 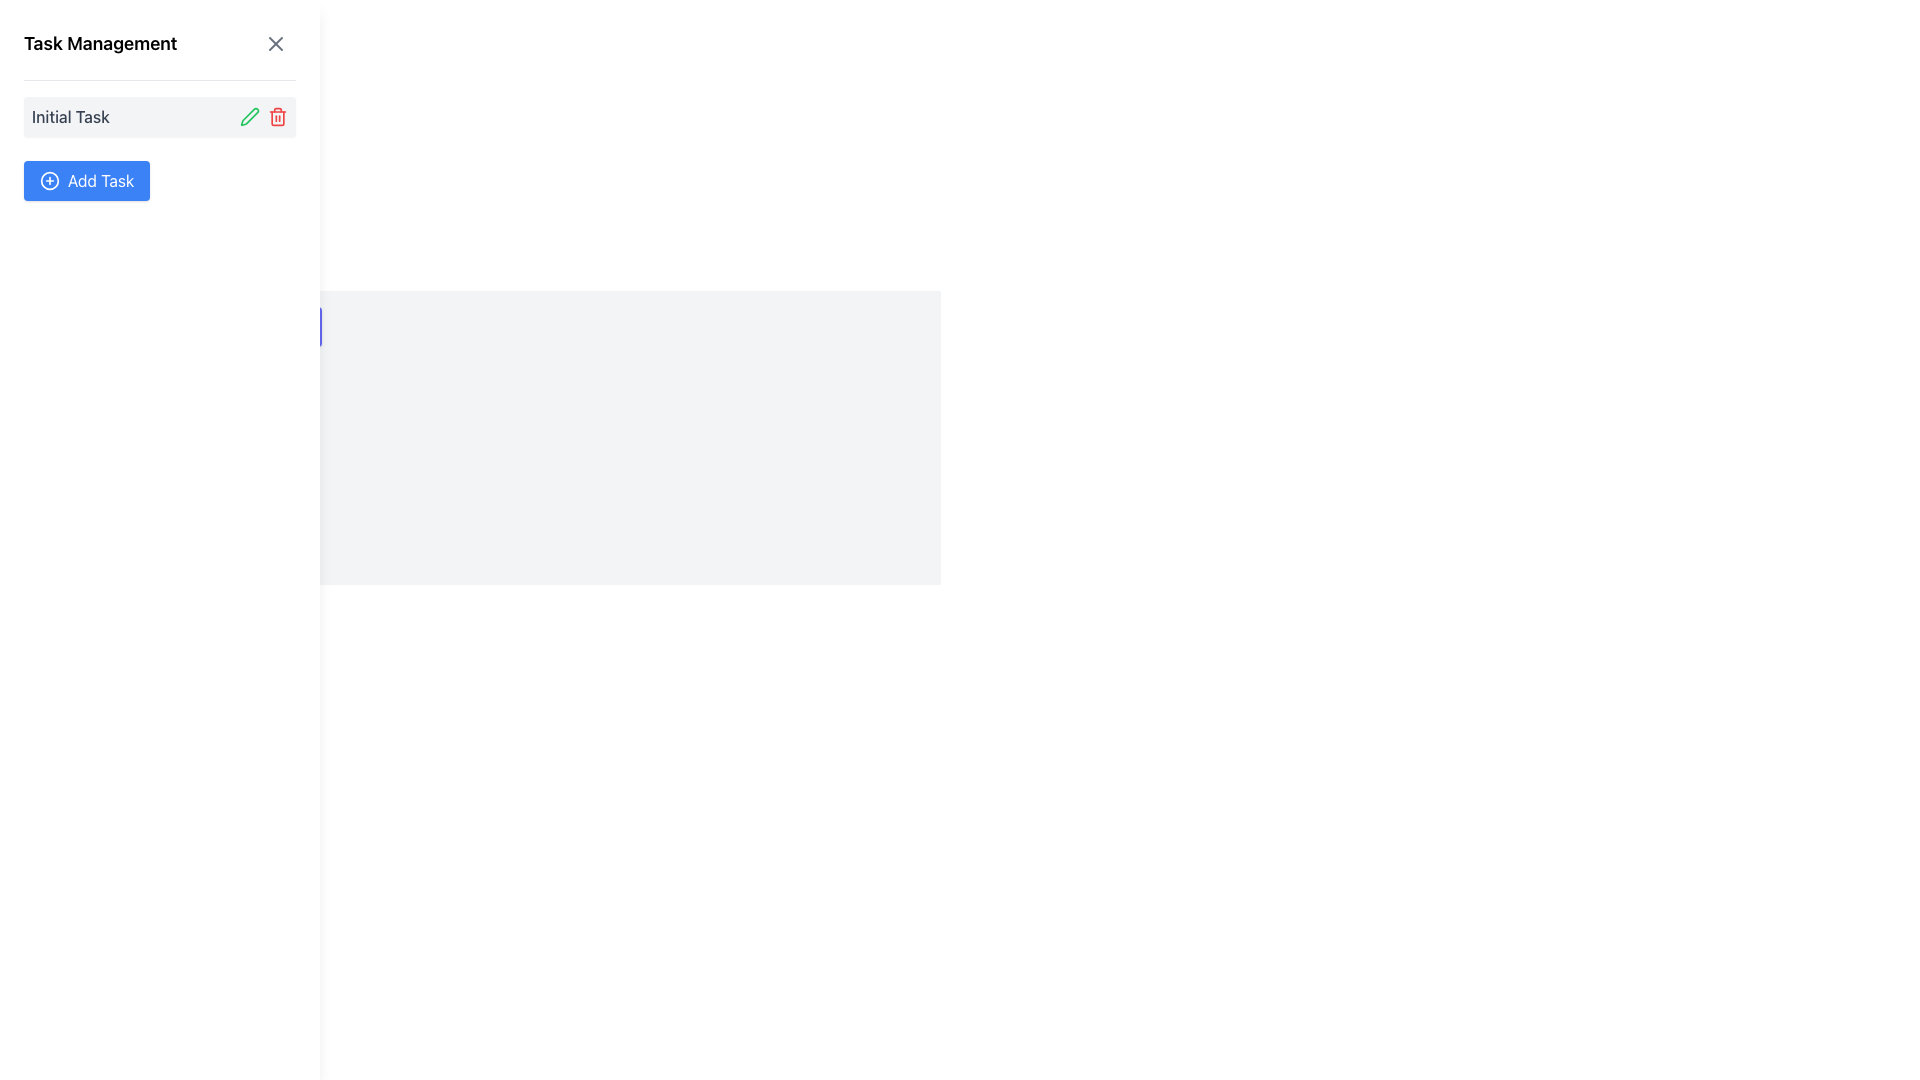 I want to click on the unique cross icon button located at the top-right corner of the 'Task Management' section to possibly reveal additional information, so click(x=274, y=43).